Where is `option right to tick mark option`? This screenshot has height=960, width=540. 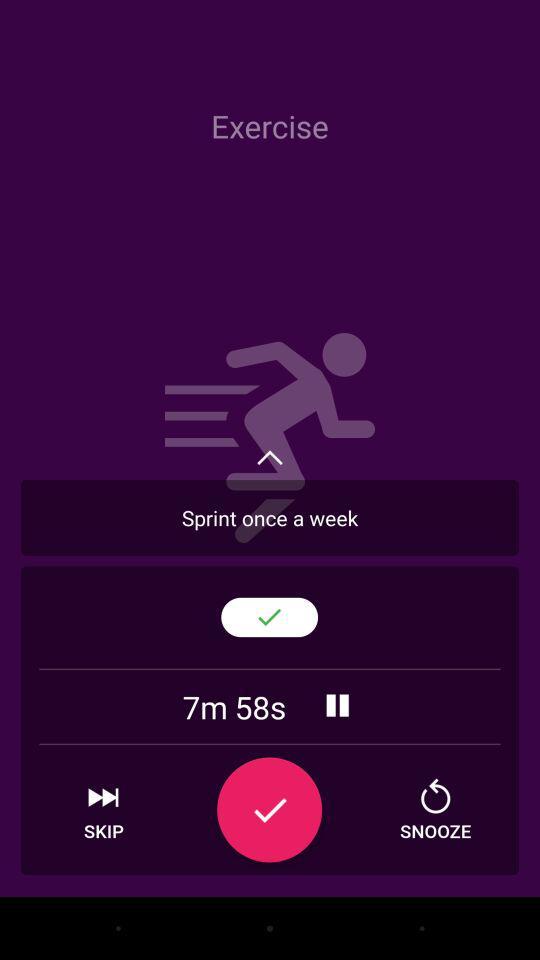
option right to tick mark option is located at coordinates (434, 810).